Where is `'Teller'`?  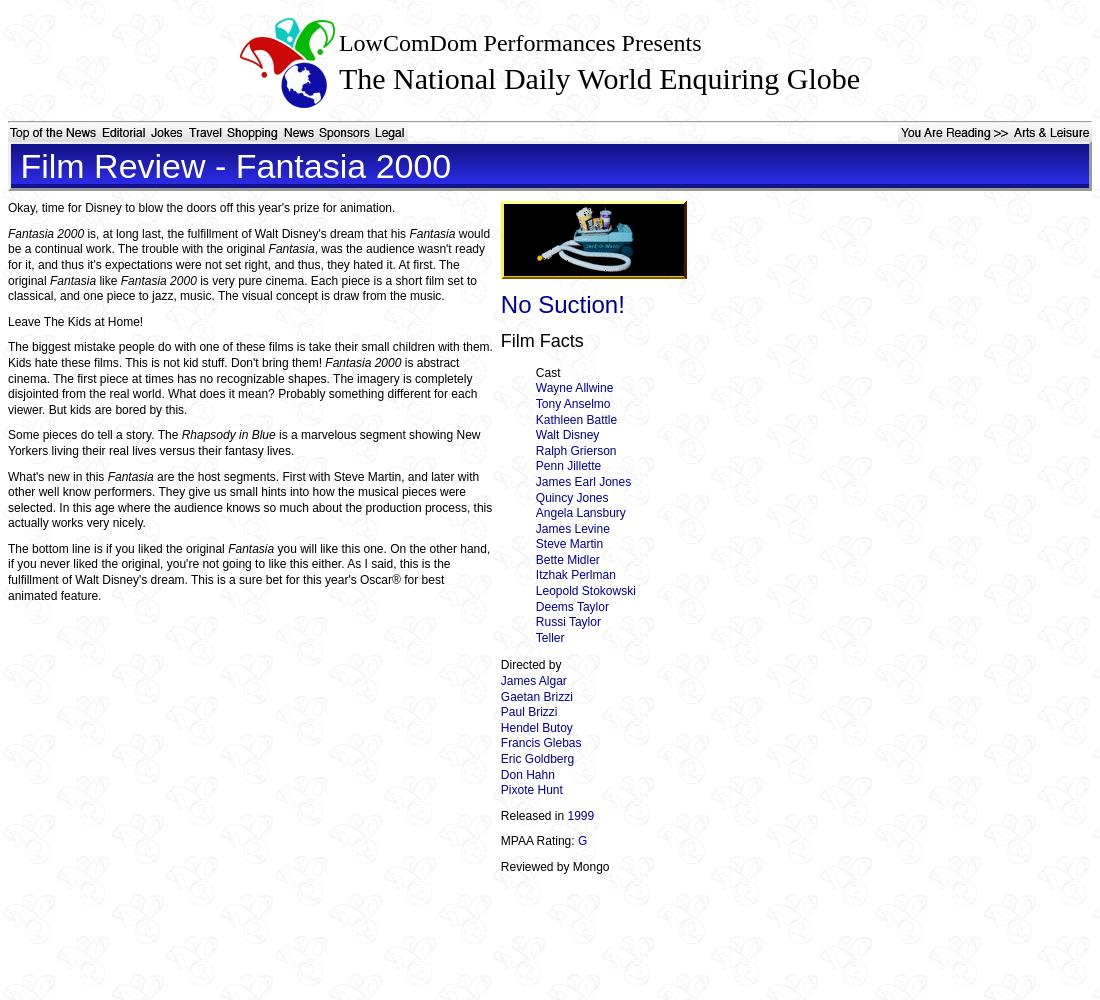
'Teller' is located at coordinates (549, 637).